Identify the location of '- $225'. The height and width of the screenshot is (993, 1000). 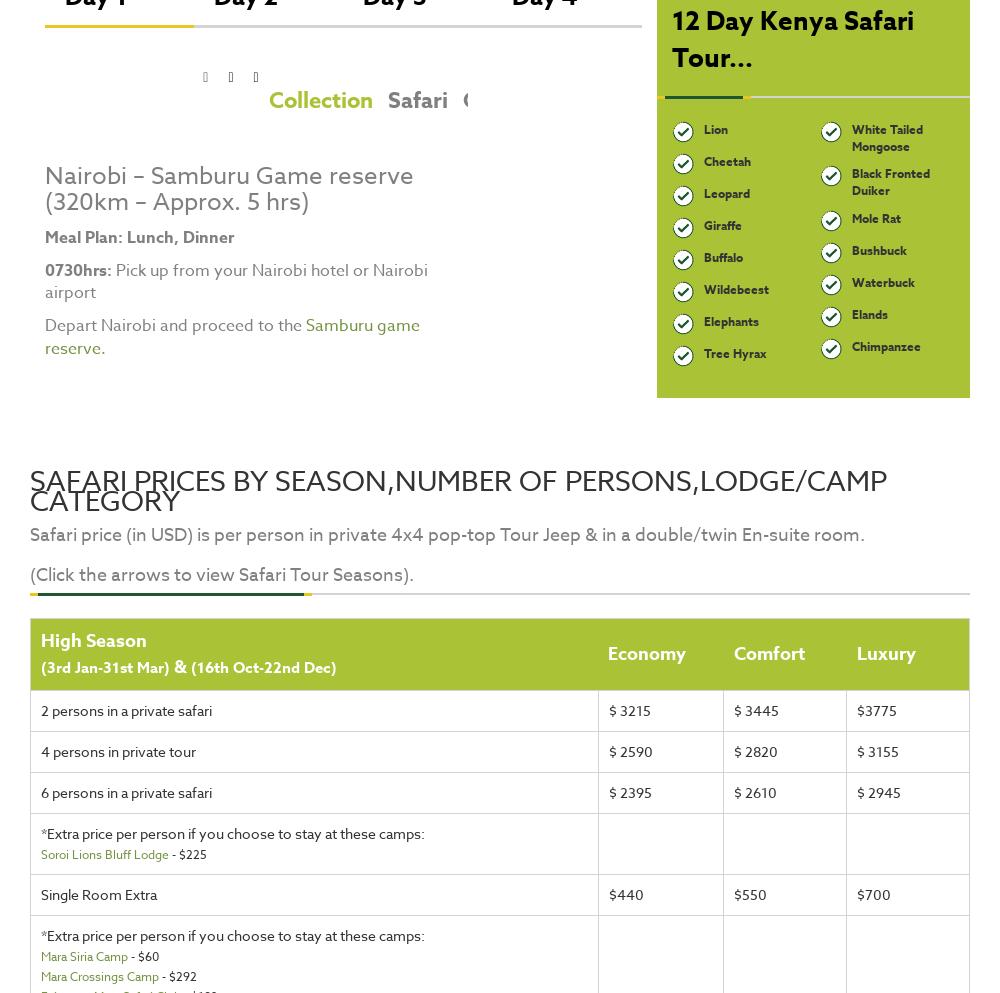
(188, 853).